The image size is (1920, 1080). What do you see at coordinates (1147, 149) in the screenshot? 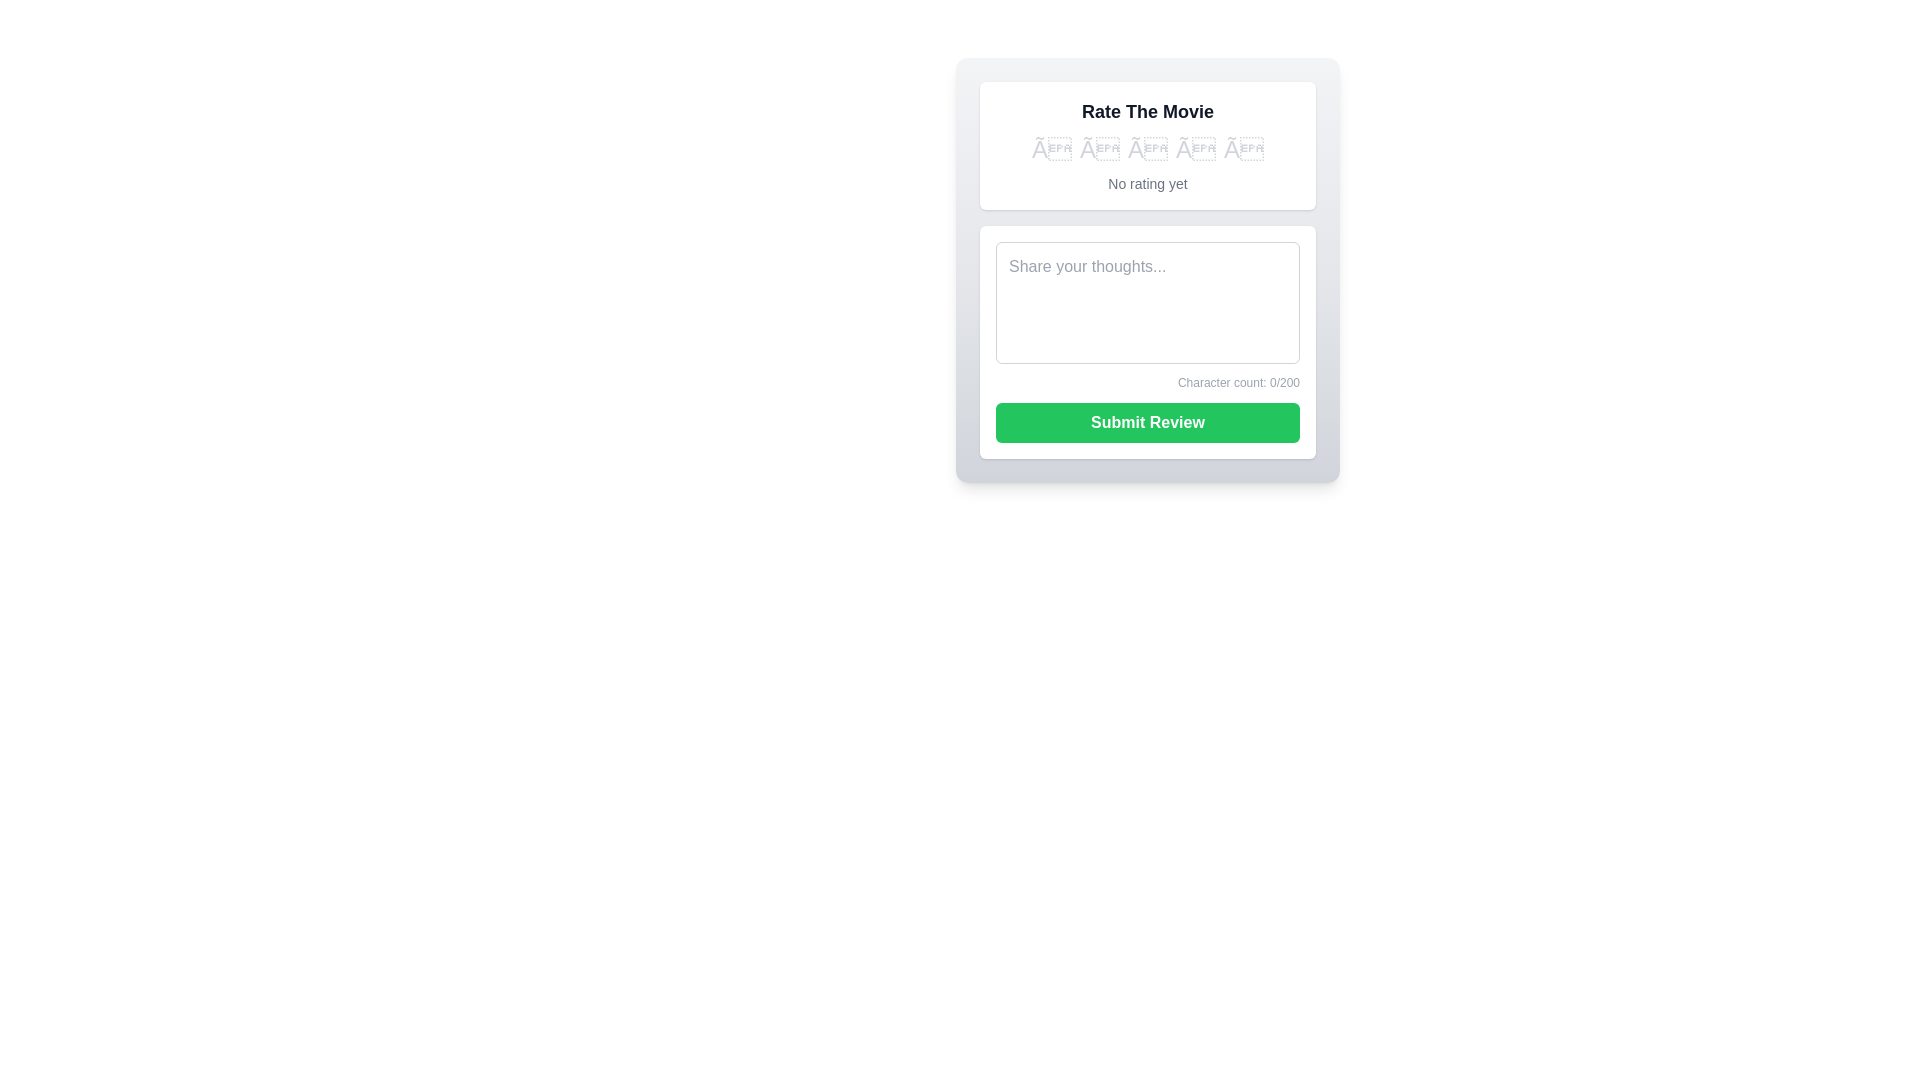
I see `the star corresponding to 3 to set the movie rating` at bounding box center [1147, 149].